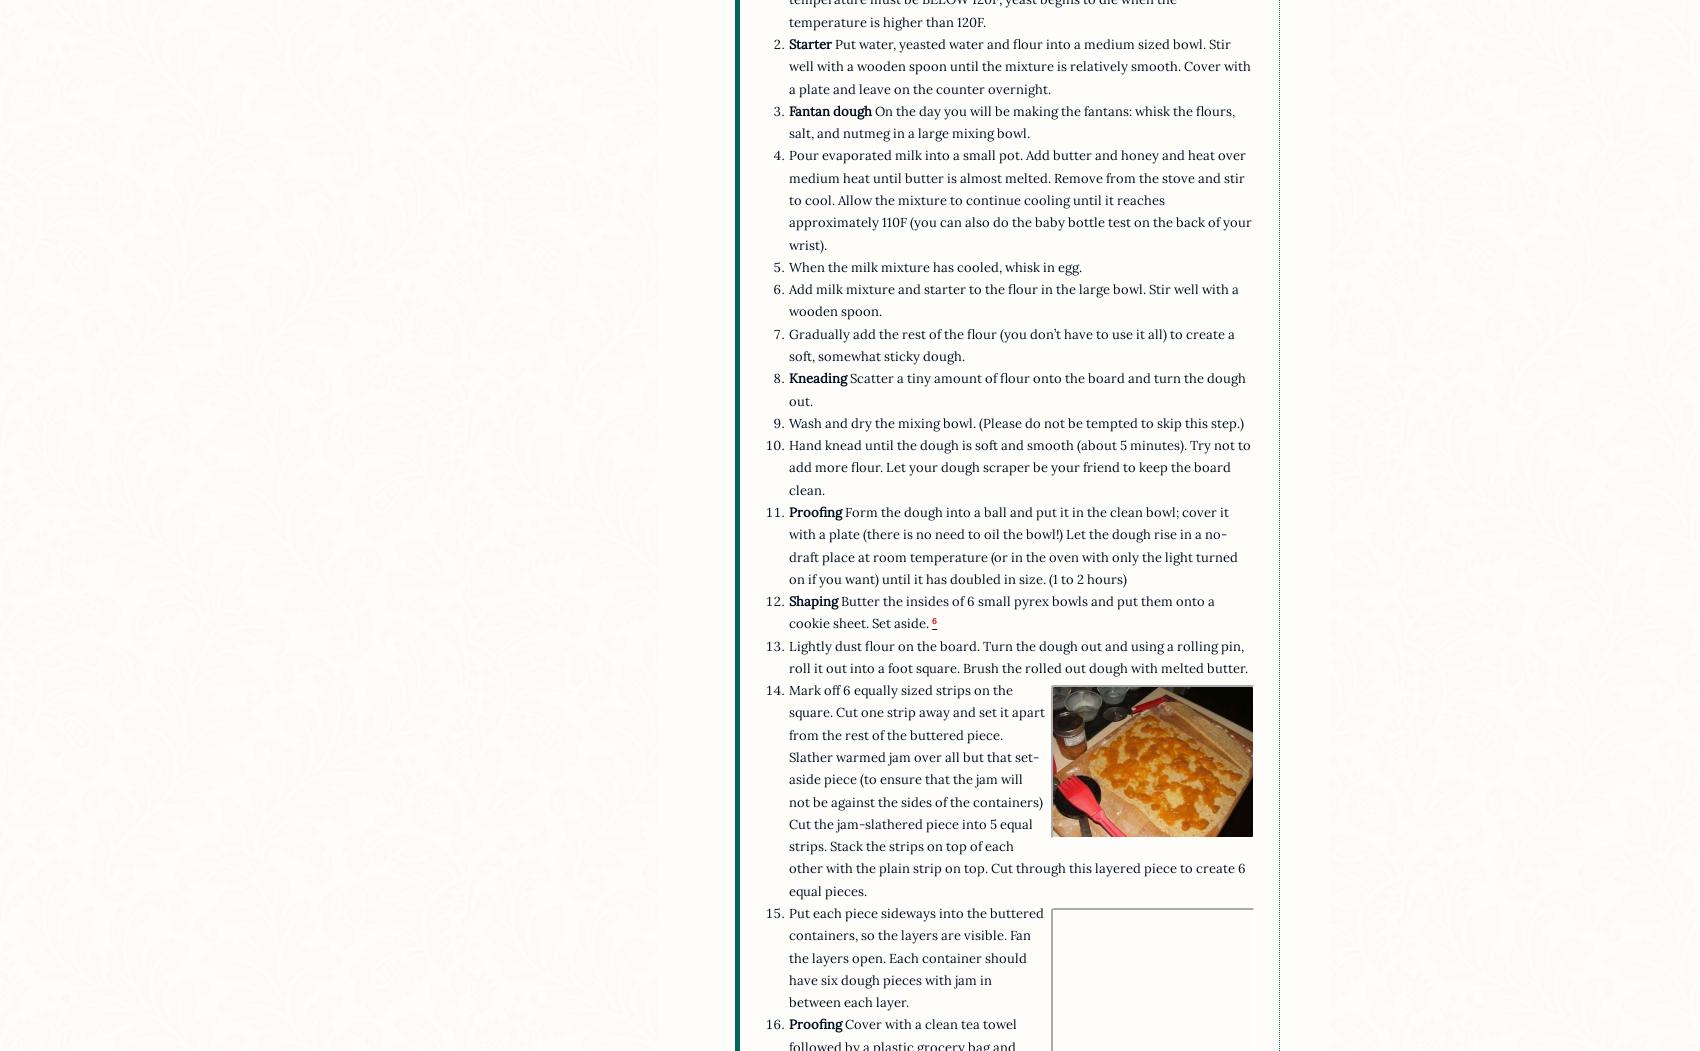 This screenshot has height=1051, width=1700. I want to click on 'Hand knead until the dough is soft and smooth (about 5 minutes). Try not to add more flour. Let your dough scraper be your friend to keep the board clean.', so click(1019, 466).